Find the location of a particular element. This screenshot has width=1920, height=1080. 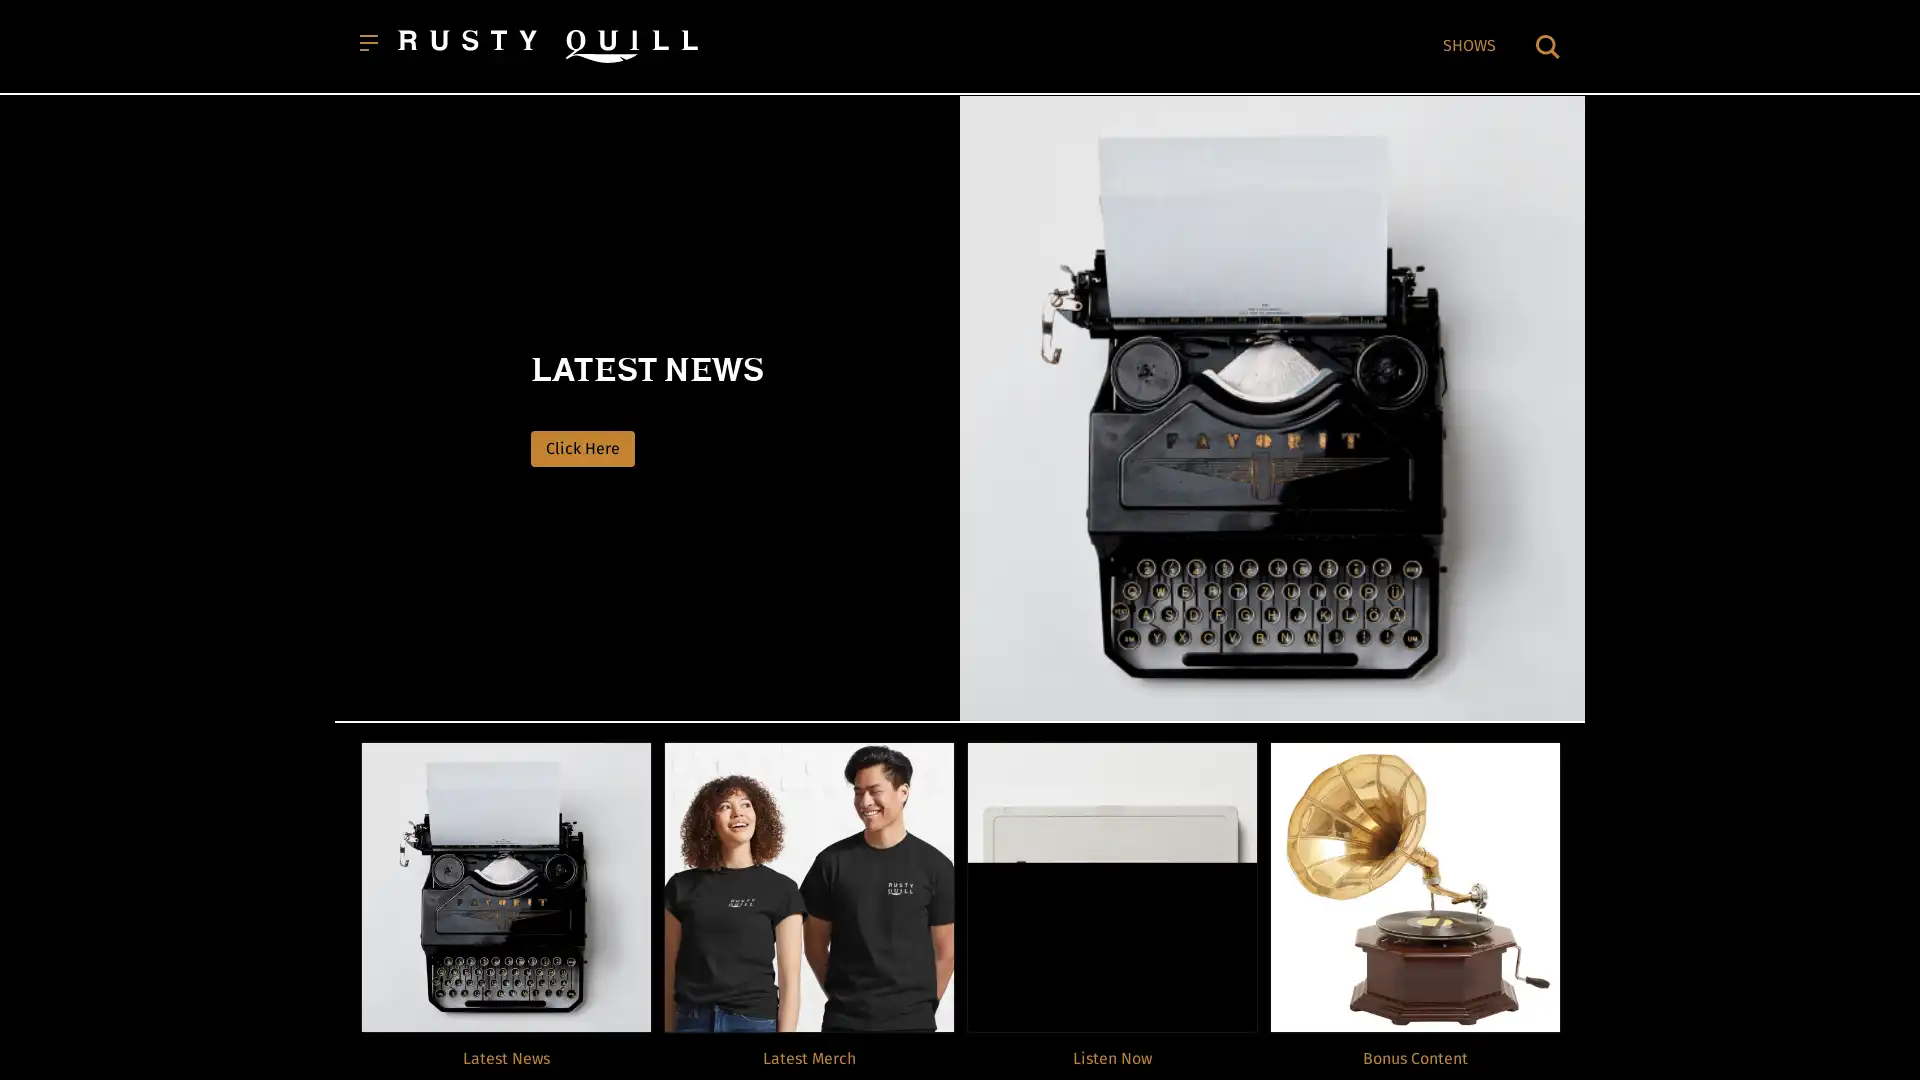

Open menu is located at coordinates (369, 42).